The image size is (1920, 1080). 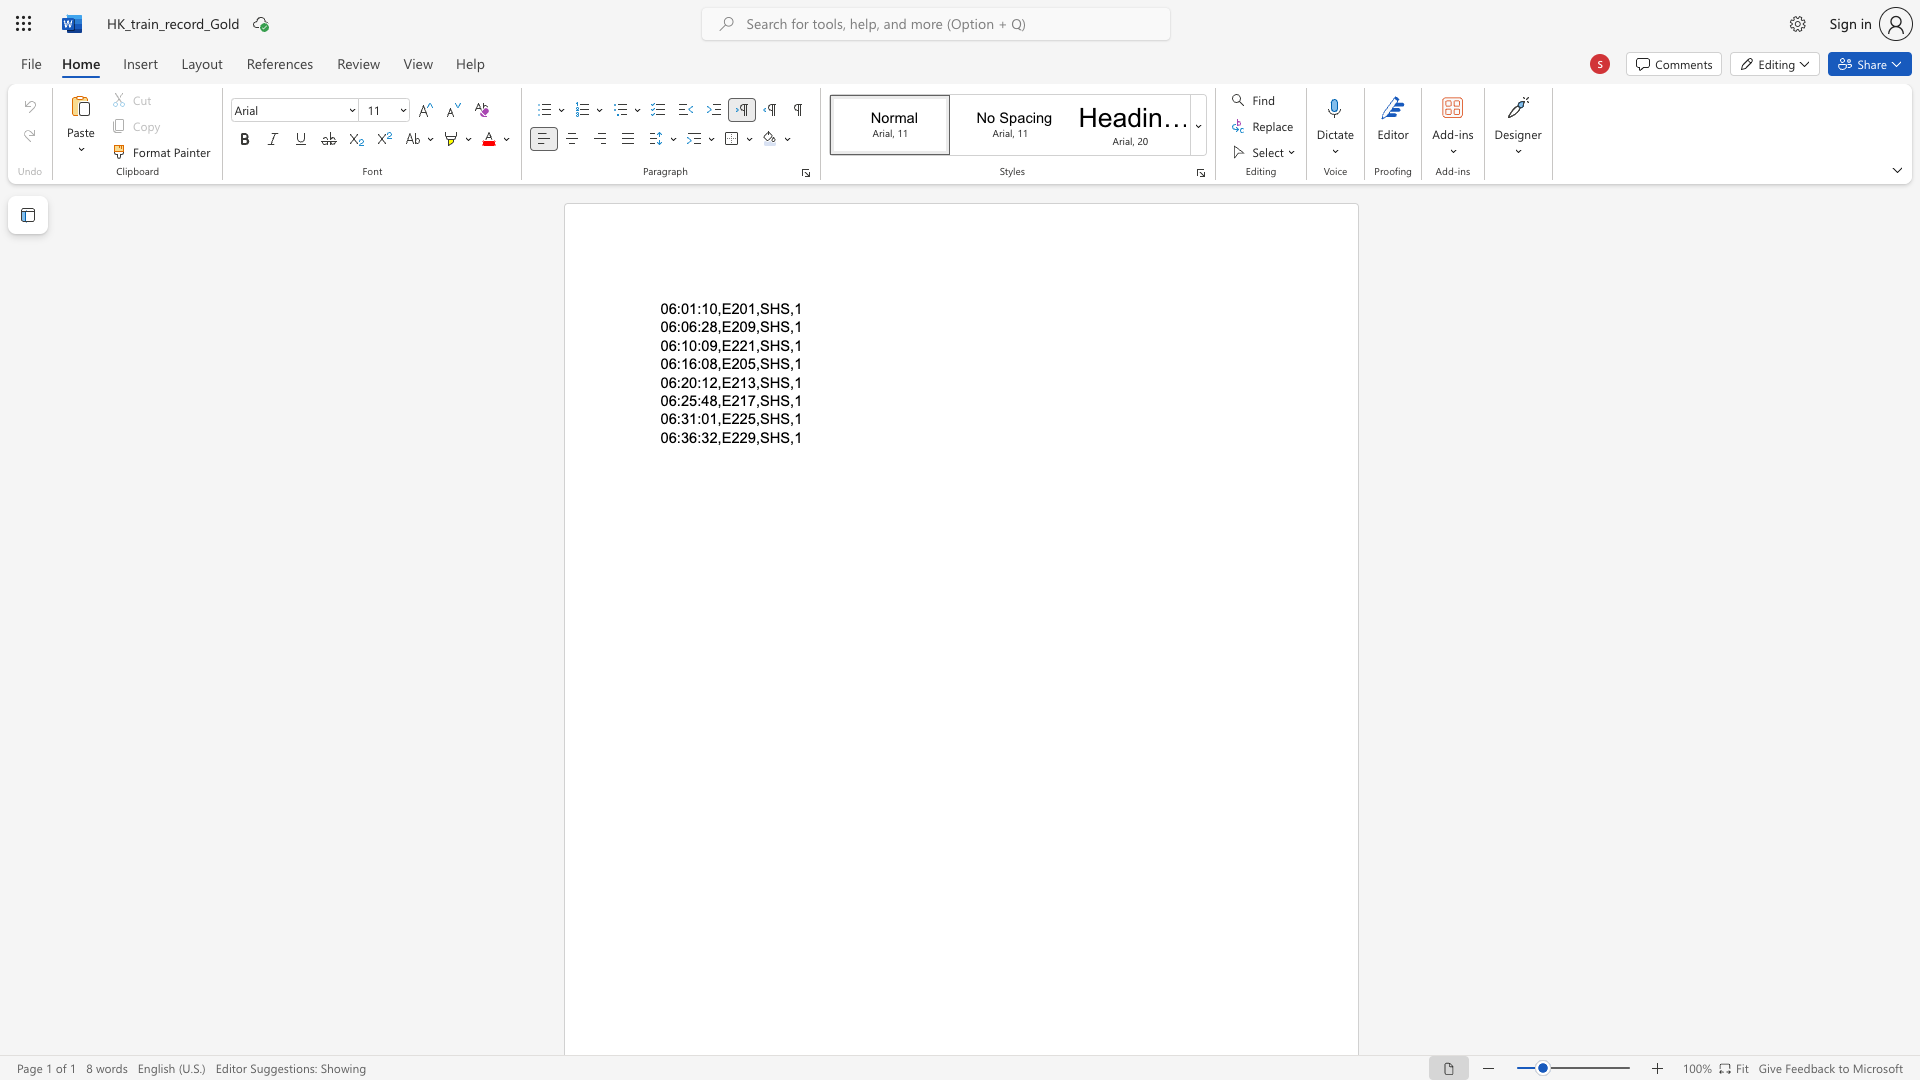 I want to click on the 1th character "0" in the text, so click(x=664, y=344).